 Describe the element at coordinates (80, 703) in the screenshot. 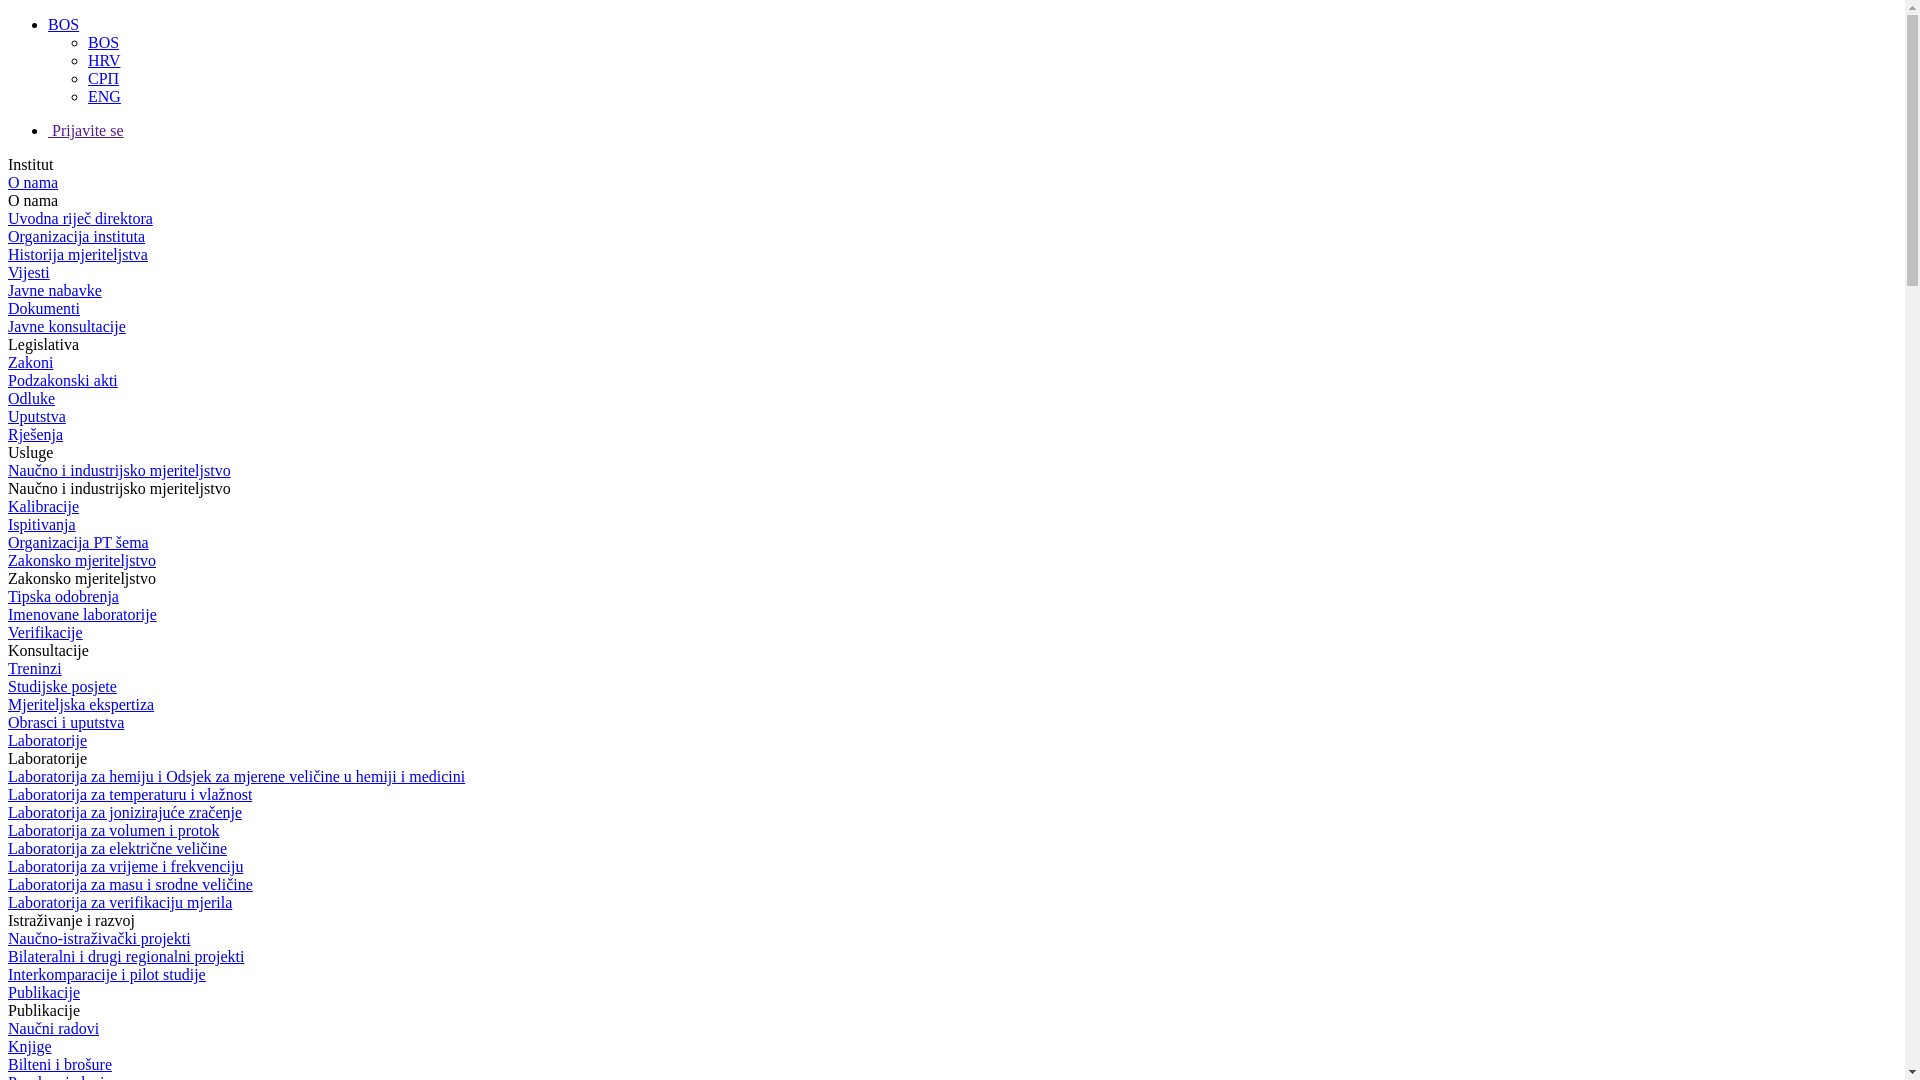

I see `'Mjeriteljska ekspertiza'` at that location.